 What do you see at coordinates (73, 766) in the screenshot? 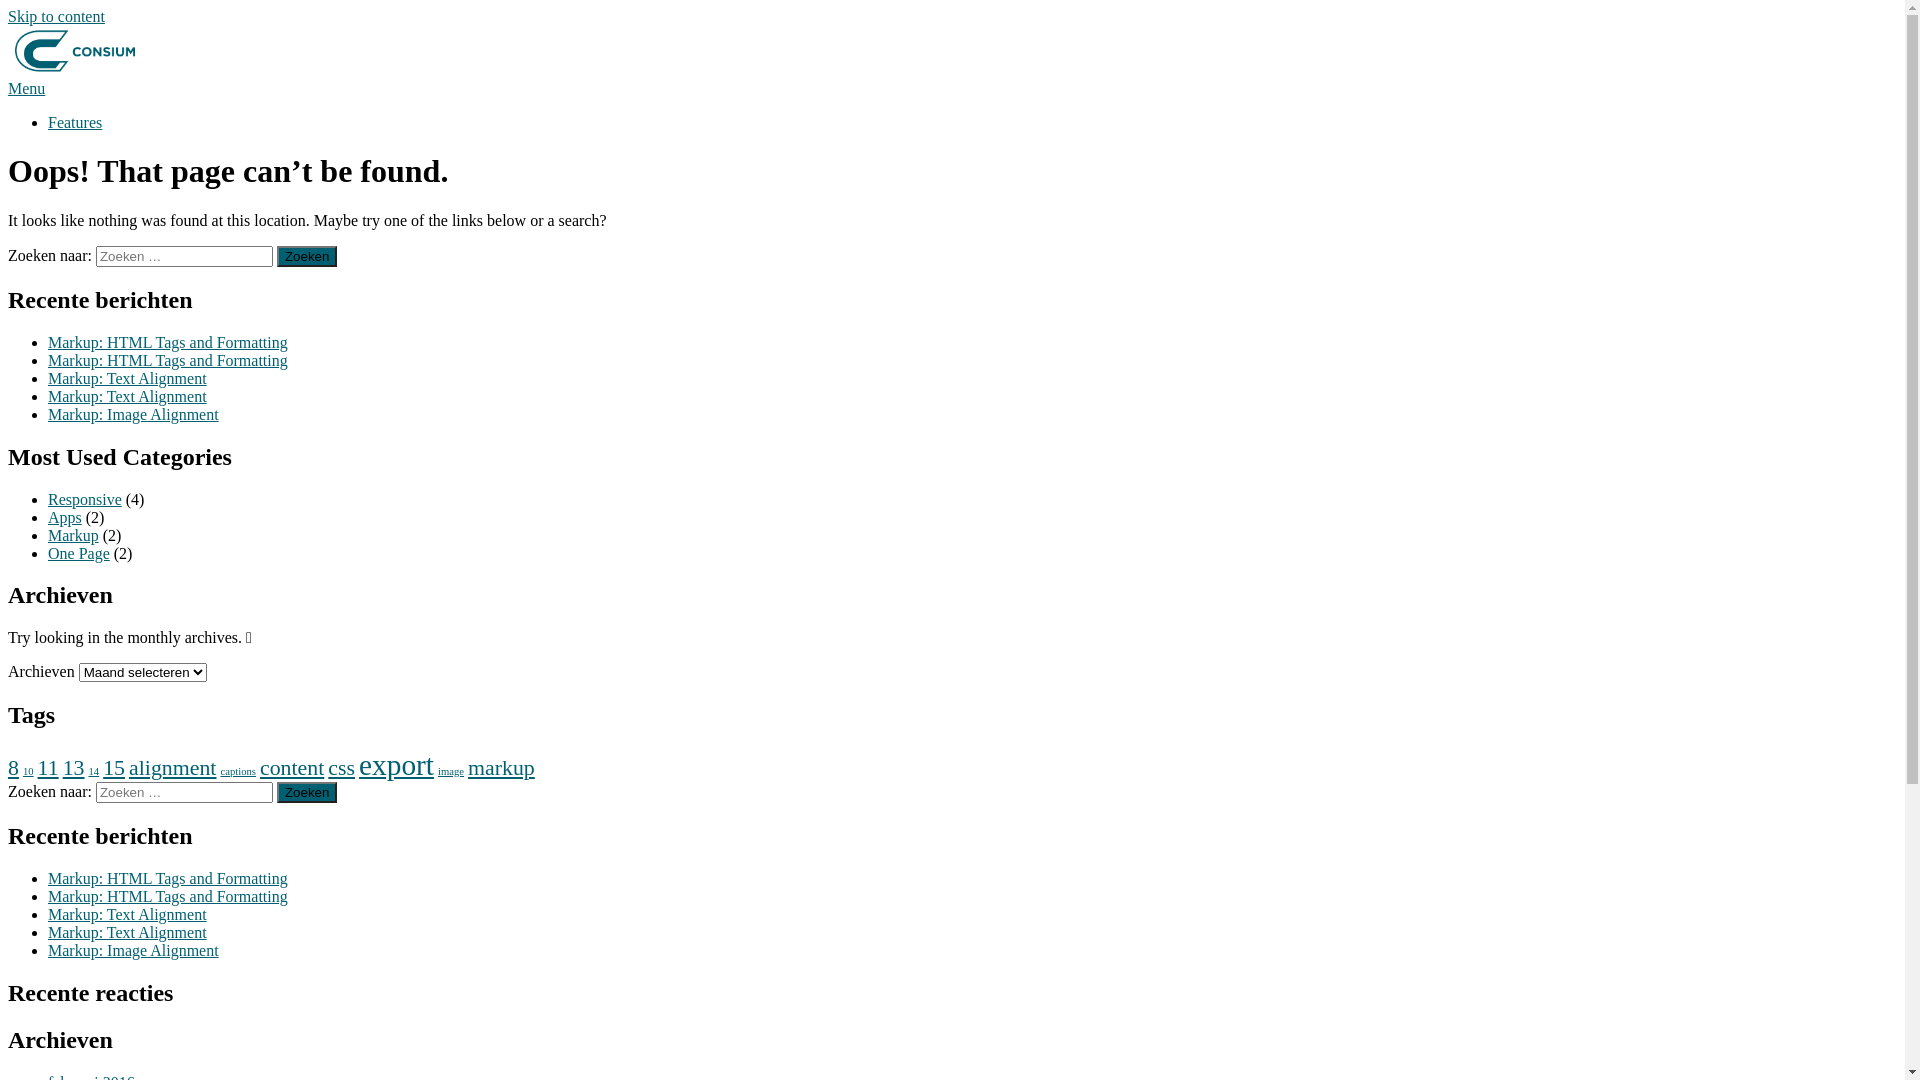
I see `'13'` at bounding box center [73, 766].